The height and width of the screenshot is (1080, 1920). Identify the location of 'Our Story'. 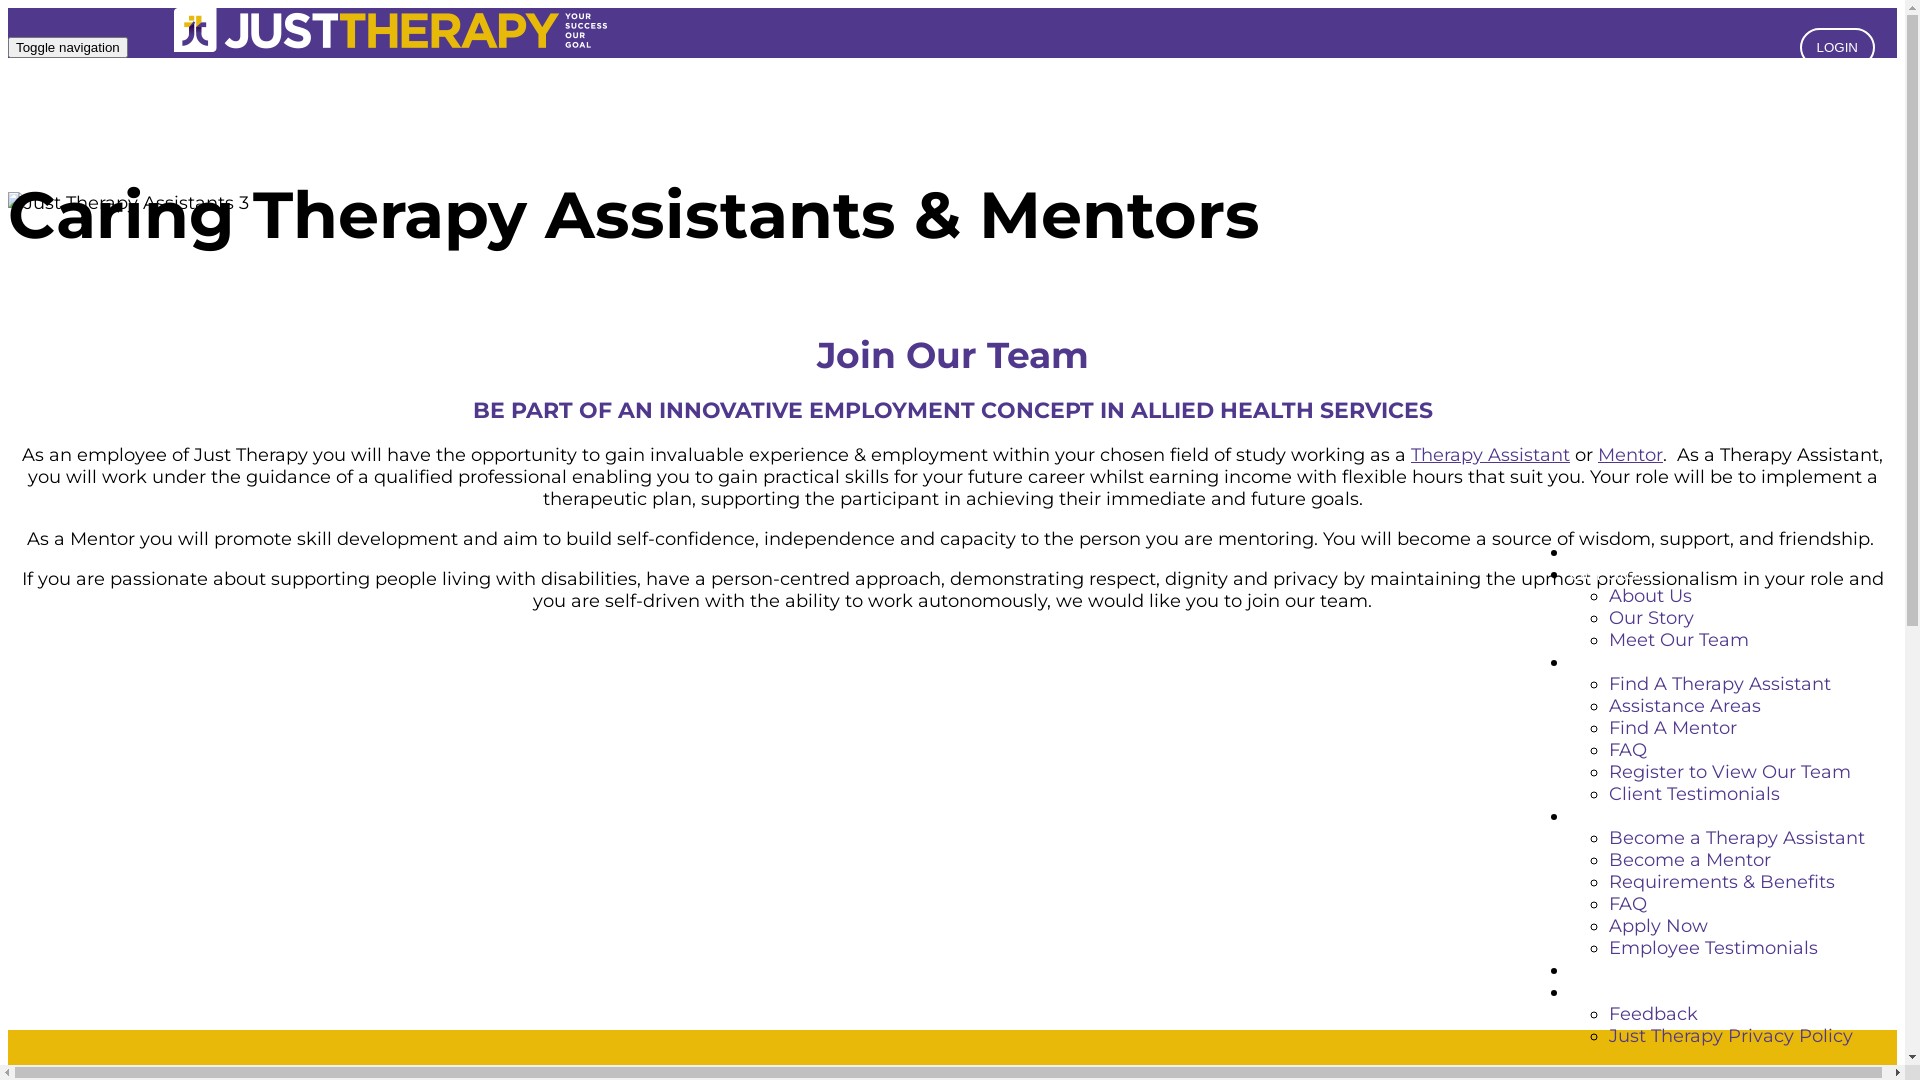
(1611, 574).